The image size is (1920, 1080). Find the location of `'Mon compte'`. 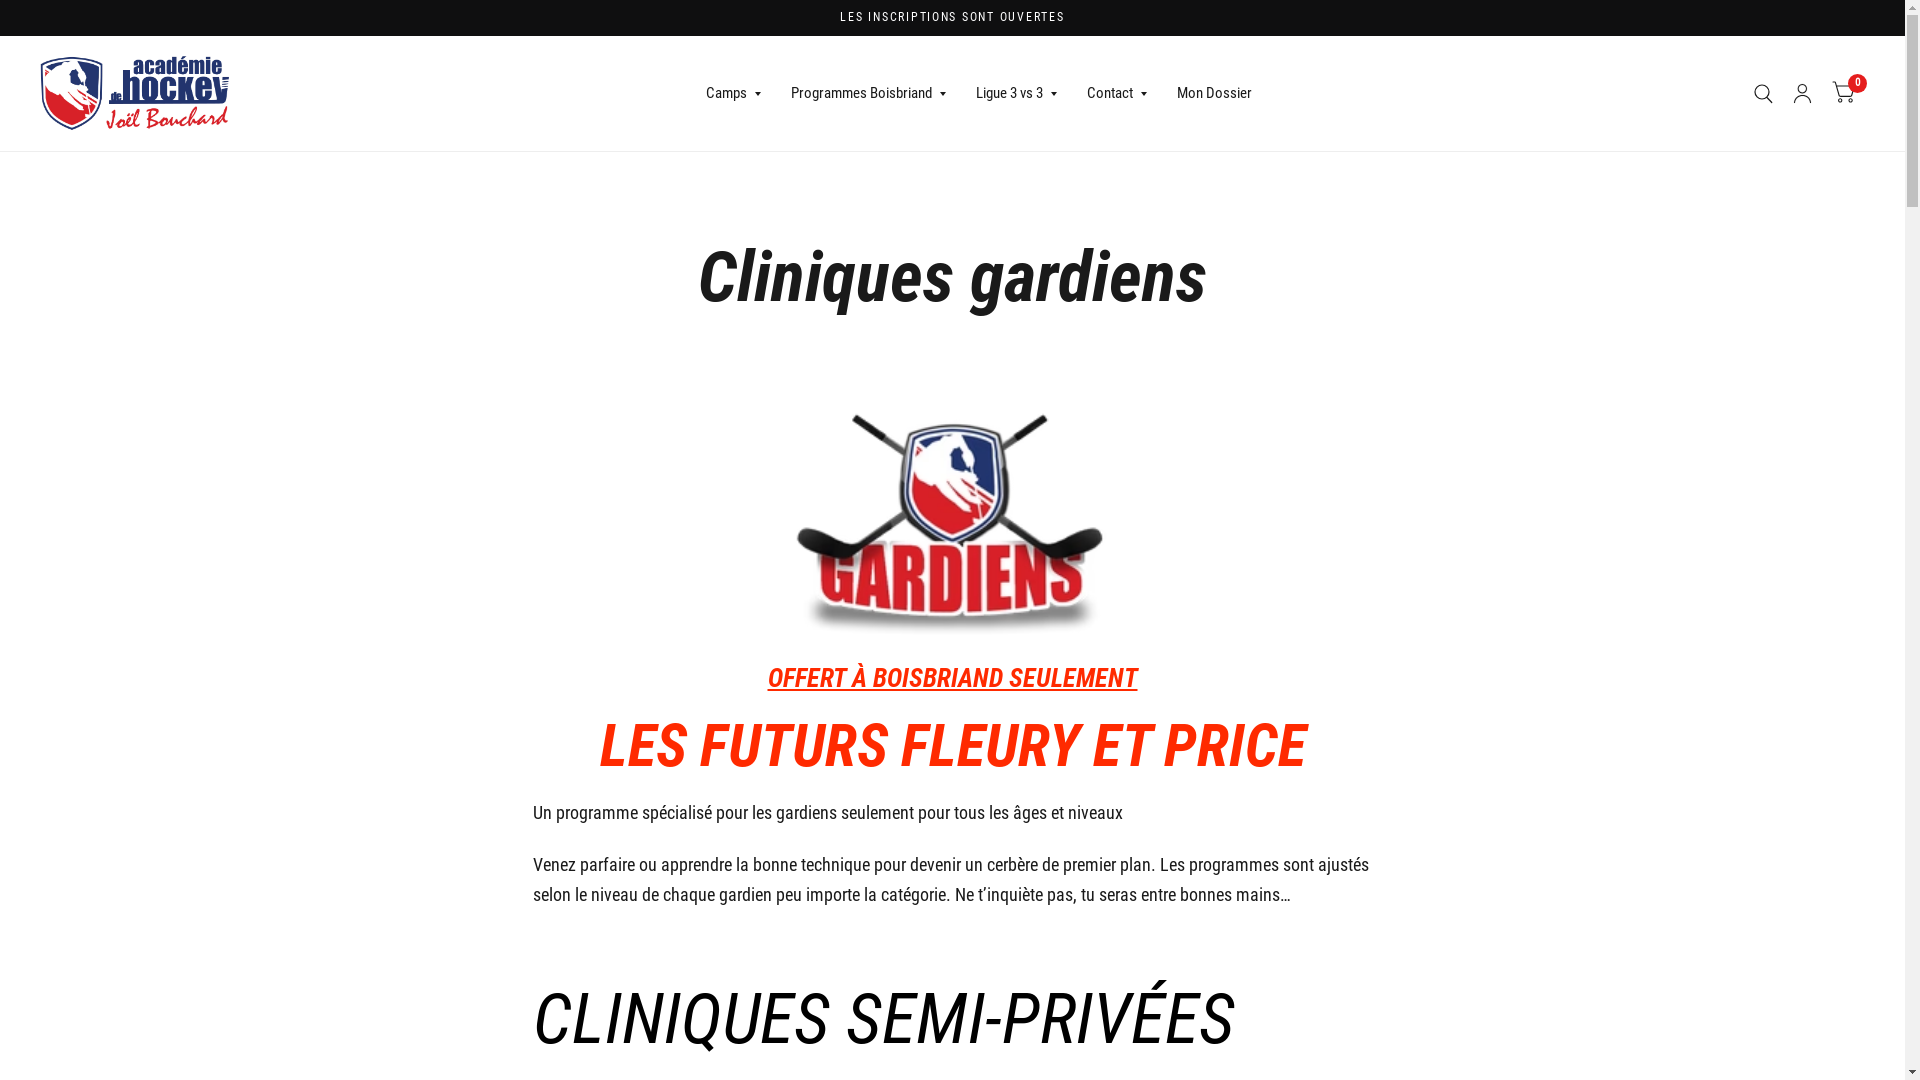

'Mon compte' is located at coordinates (1802, 93).